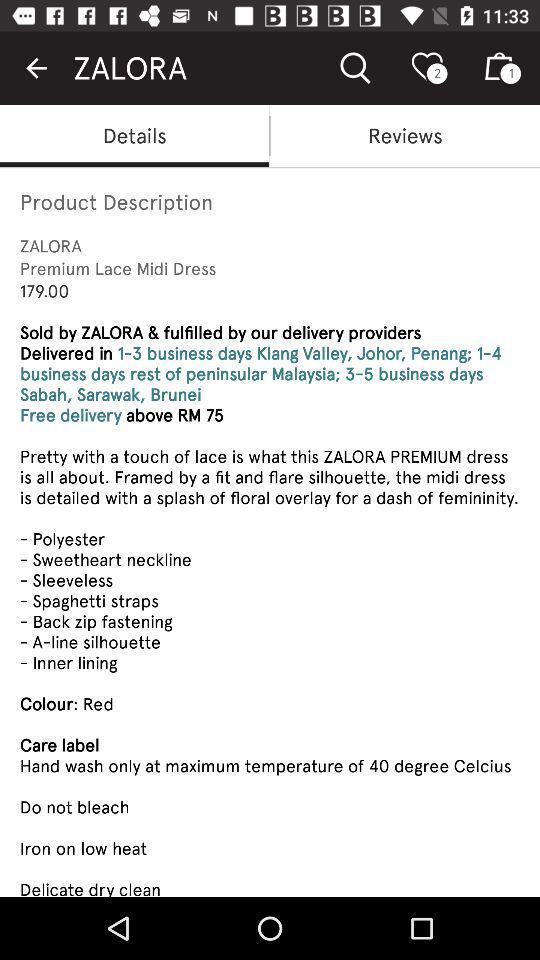 The width and height of the screenshot is (540, 960). What do you see at coordinates (405, 134) in the screenshot?
I see `reviews item` at bounding box center [405, 134].